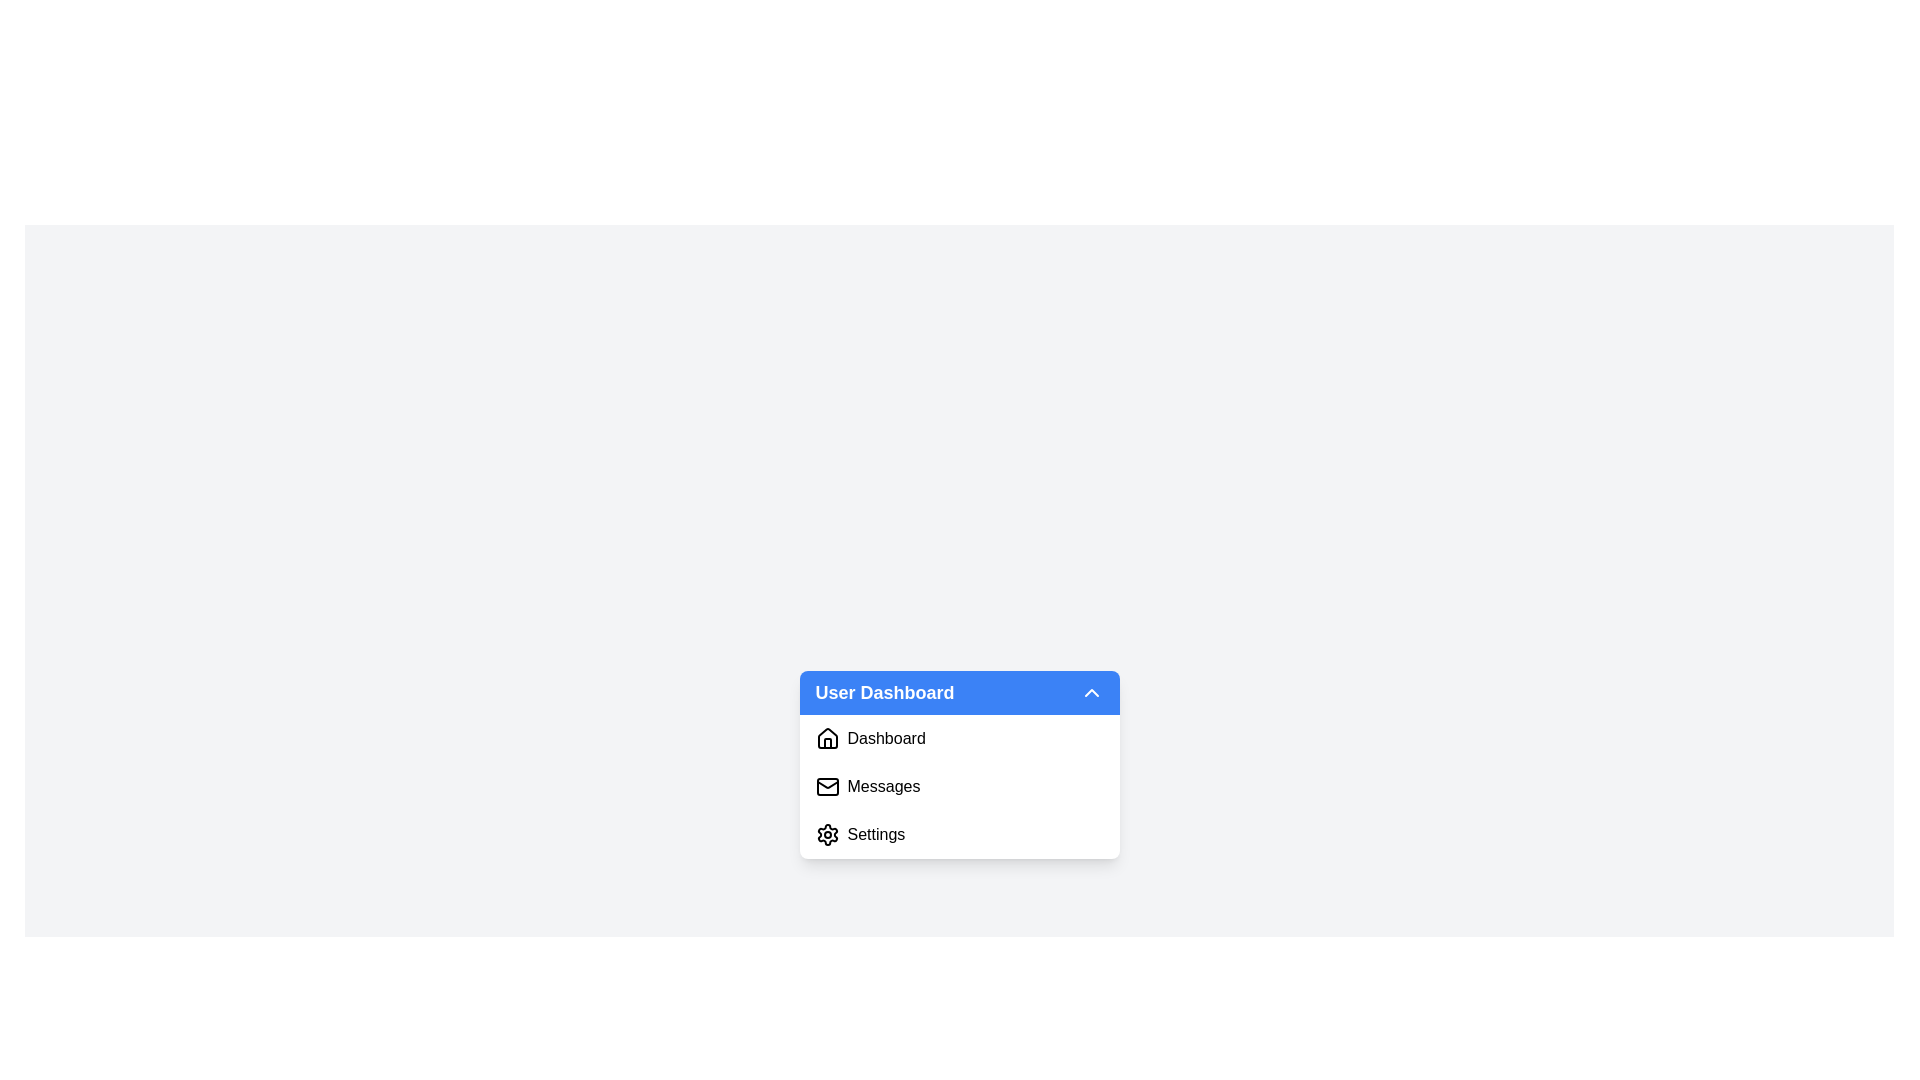 Image resolution: width=1920 pixels, height=1080 pixels. What do you see at coordinates (827, 738) in the screenshot?
I see `the house icon in the User Dashboard dropdown menu, which is represented as a minimalistic graphical icon located above the 'Dashboard' label` at bounding box center [827, 738].